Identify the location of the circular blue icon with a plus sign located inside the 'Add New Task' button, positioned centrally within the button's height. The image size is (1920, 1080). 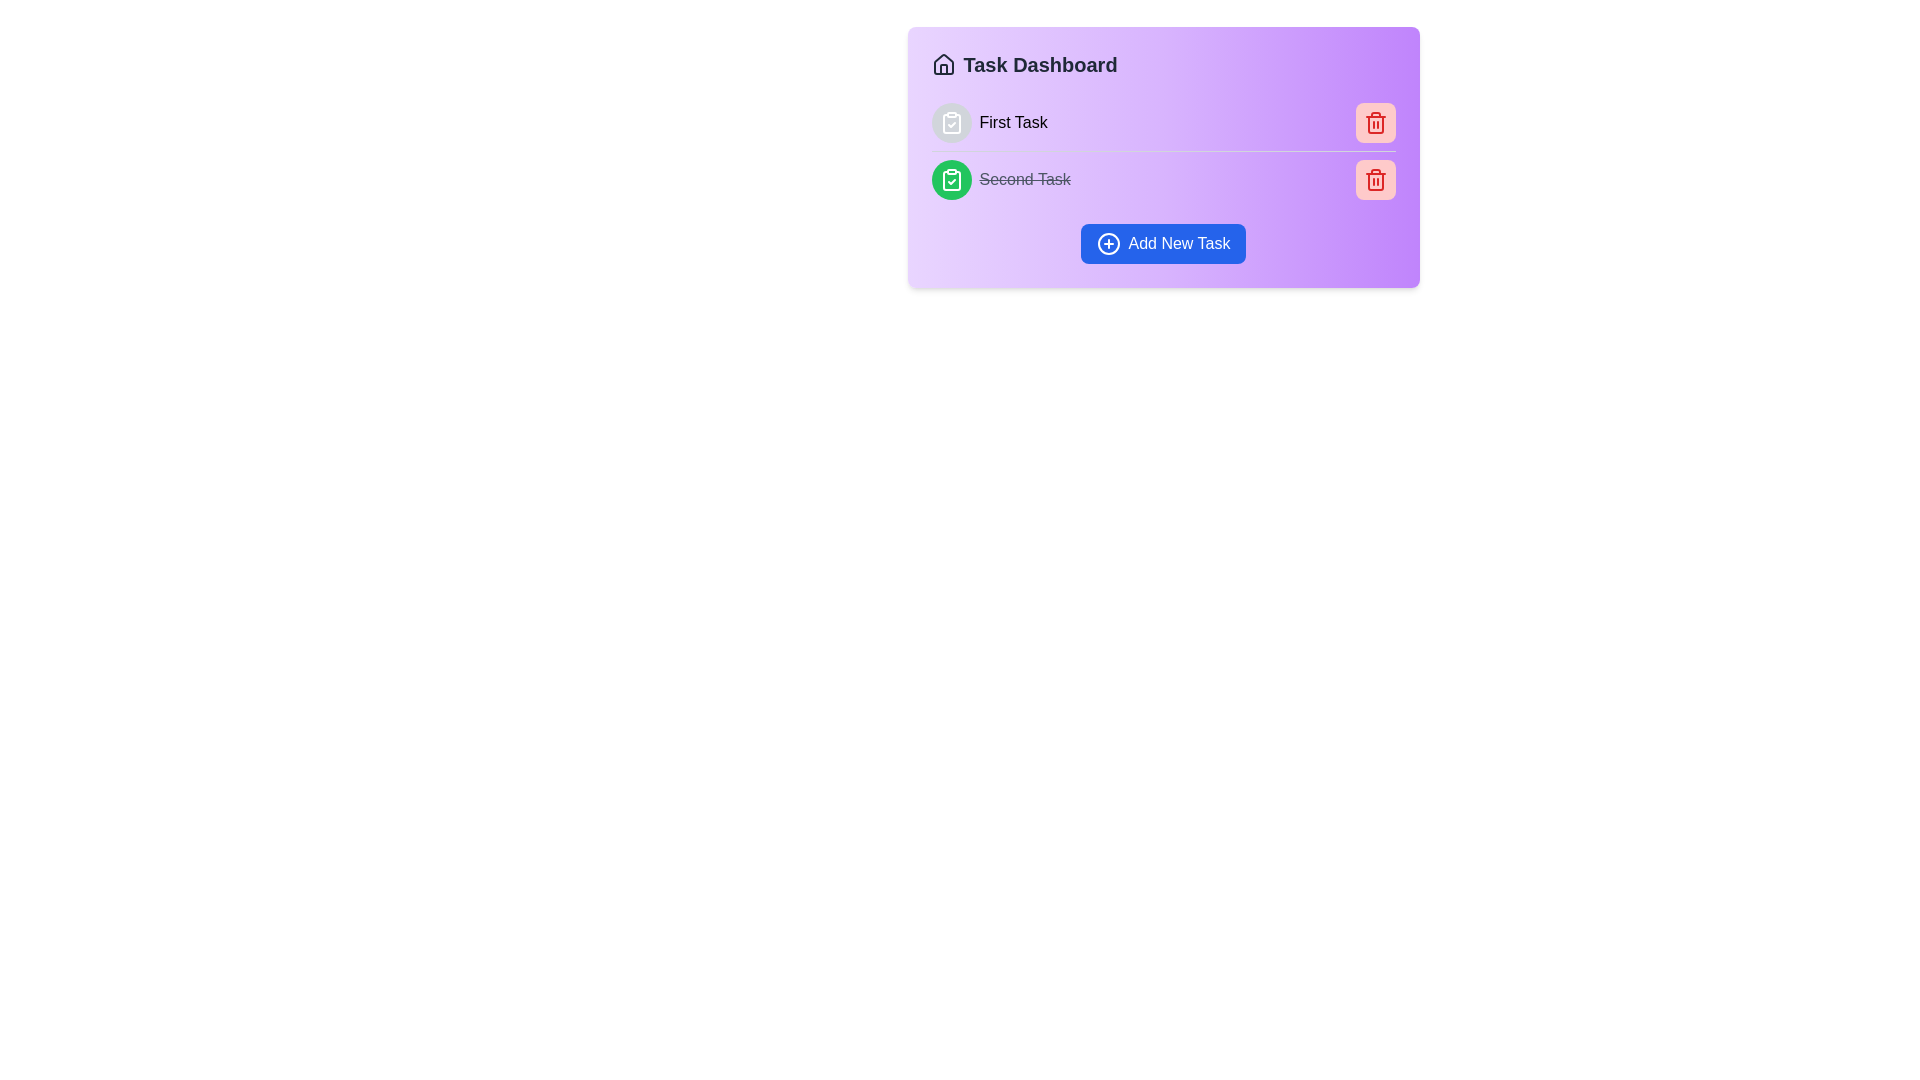
(1107, 242).